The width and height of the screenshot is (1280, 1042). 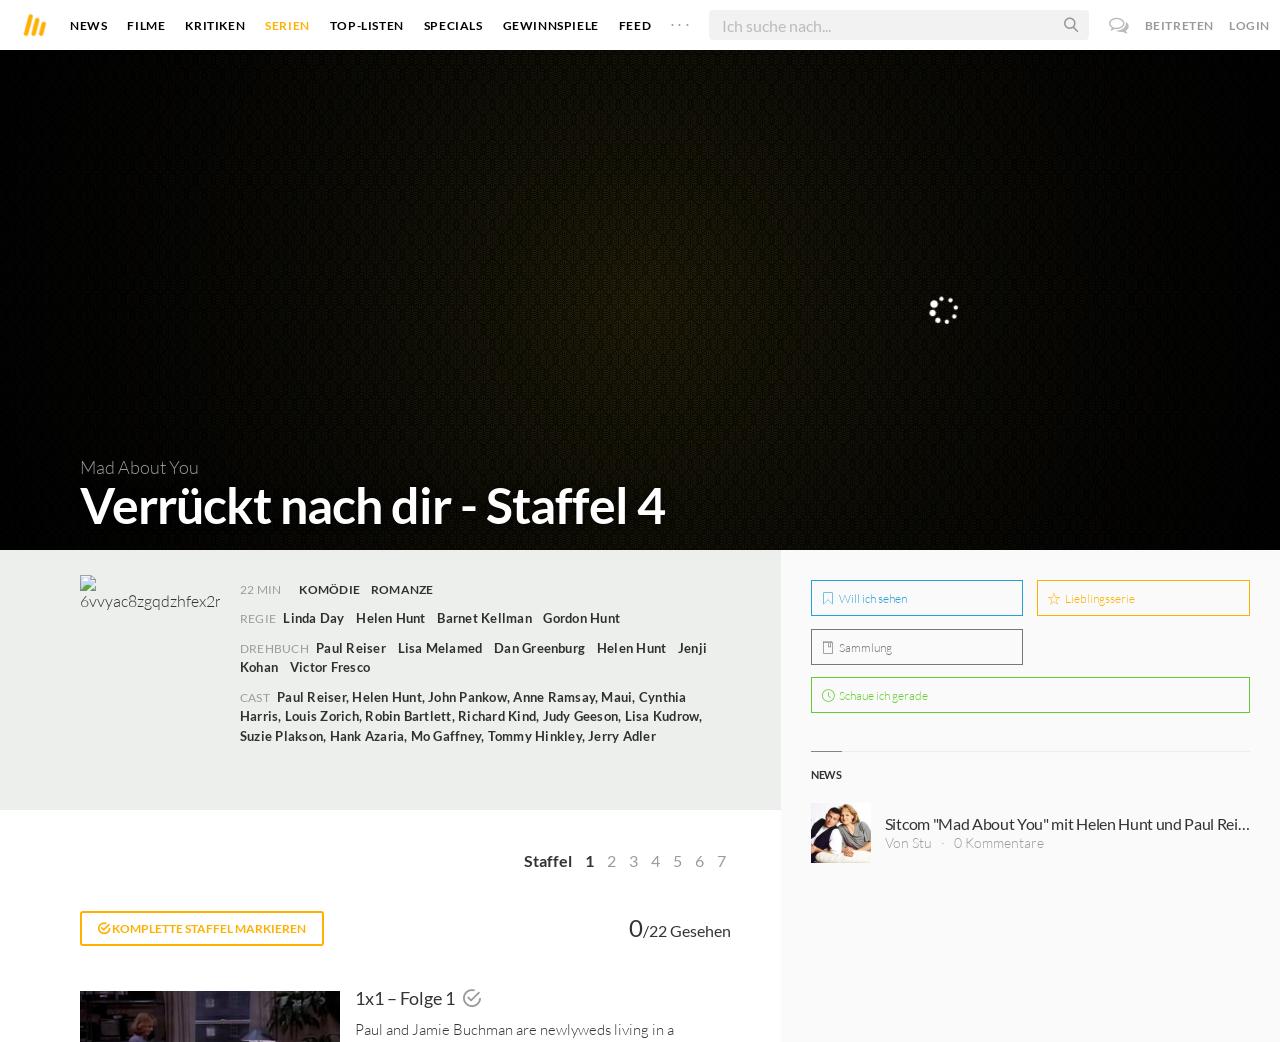 What do you see at coordinates (633, 23) in the screenshot?
I see `'Feed'` at bounding box center [633, 23].